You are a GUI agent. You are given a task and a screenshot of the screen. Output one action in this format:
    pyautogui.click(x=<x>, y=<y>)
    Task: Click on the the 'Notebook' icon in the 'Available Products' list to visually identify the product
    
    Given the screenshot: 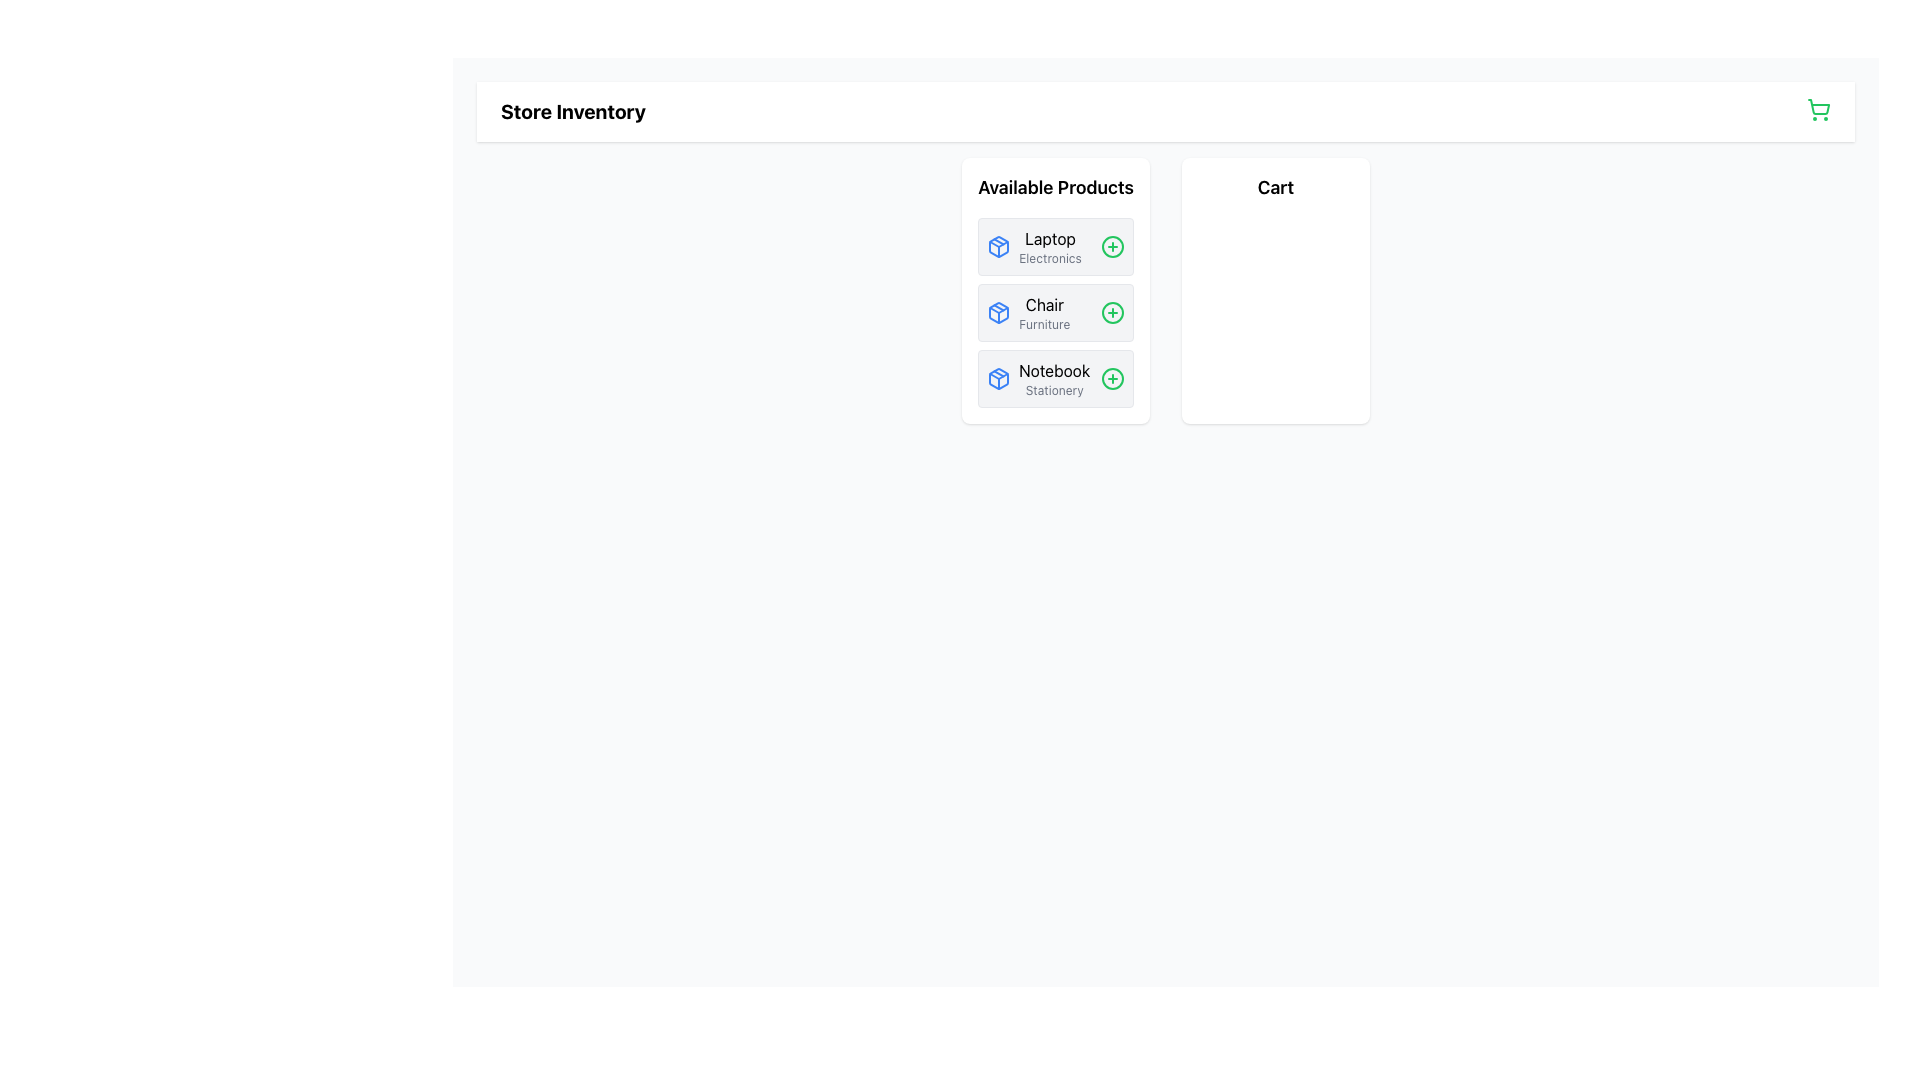 What is the action you would take?
    pyautogui.click(x=999, y=378)
    